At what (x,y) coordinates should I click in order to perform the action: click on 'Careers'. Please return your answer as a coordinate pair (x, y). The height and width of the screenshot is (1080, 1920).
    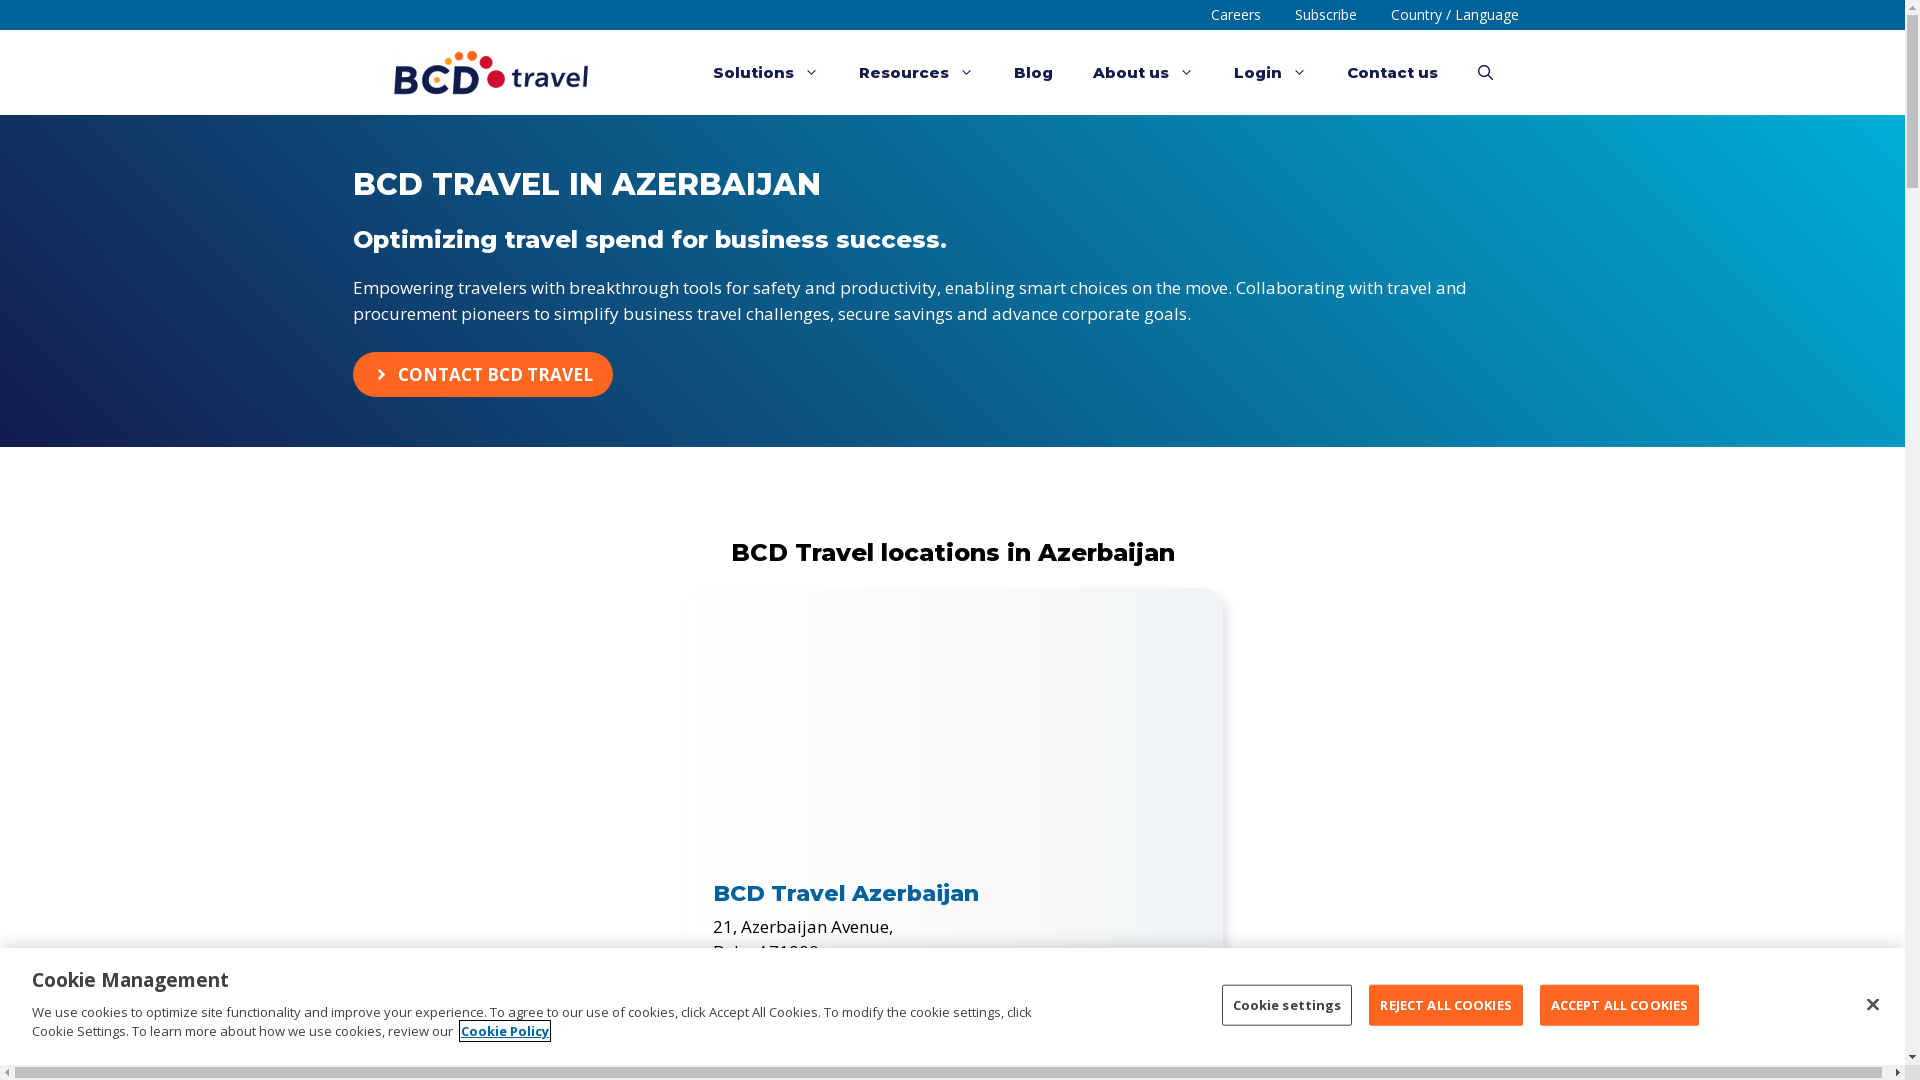
    Looking at the image, I should click on (1194, 15).